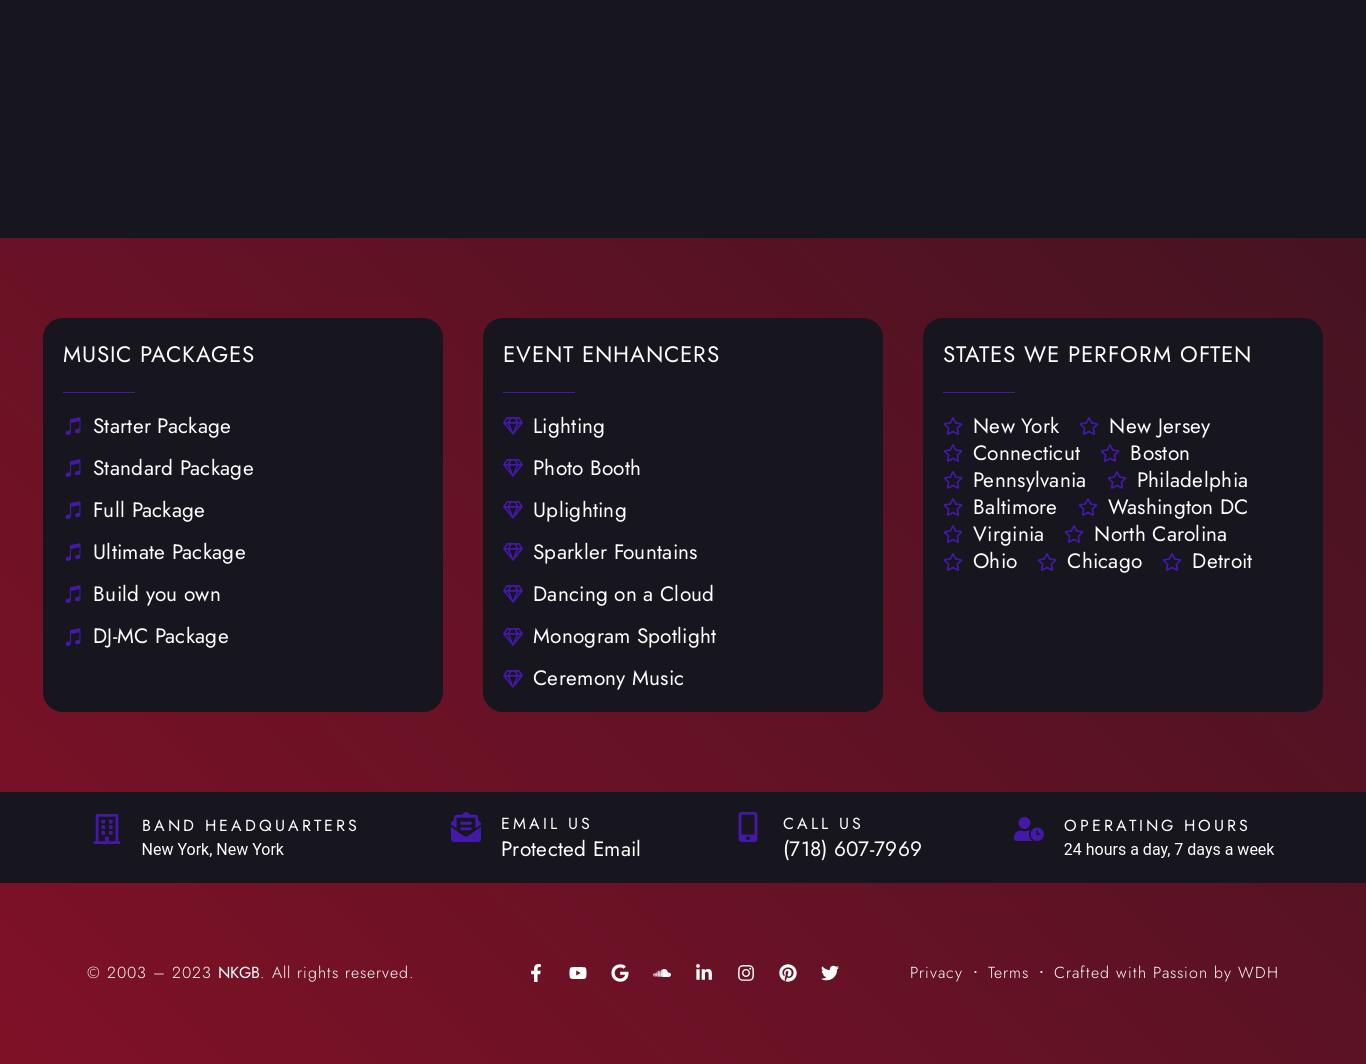 Image resolution: width=1366 pixels, height=1064 pixels. I want to click on 'Washington DC', so click(1106, 506).